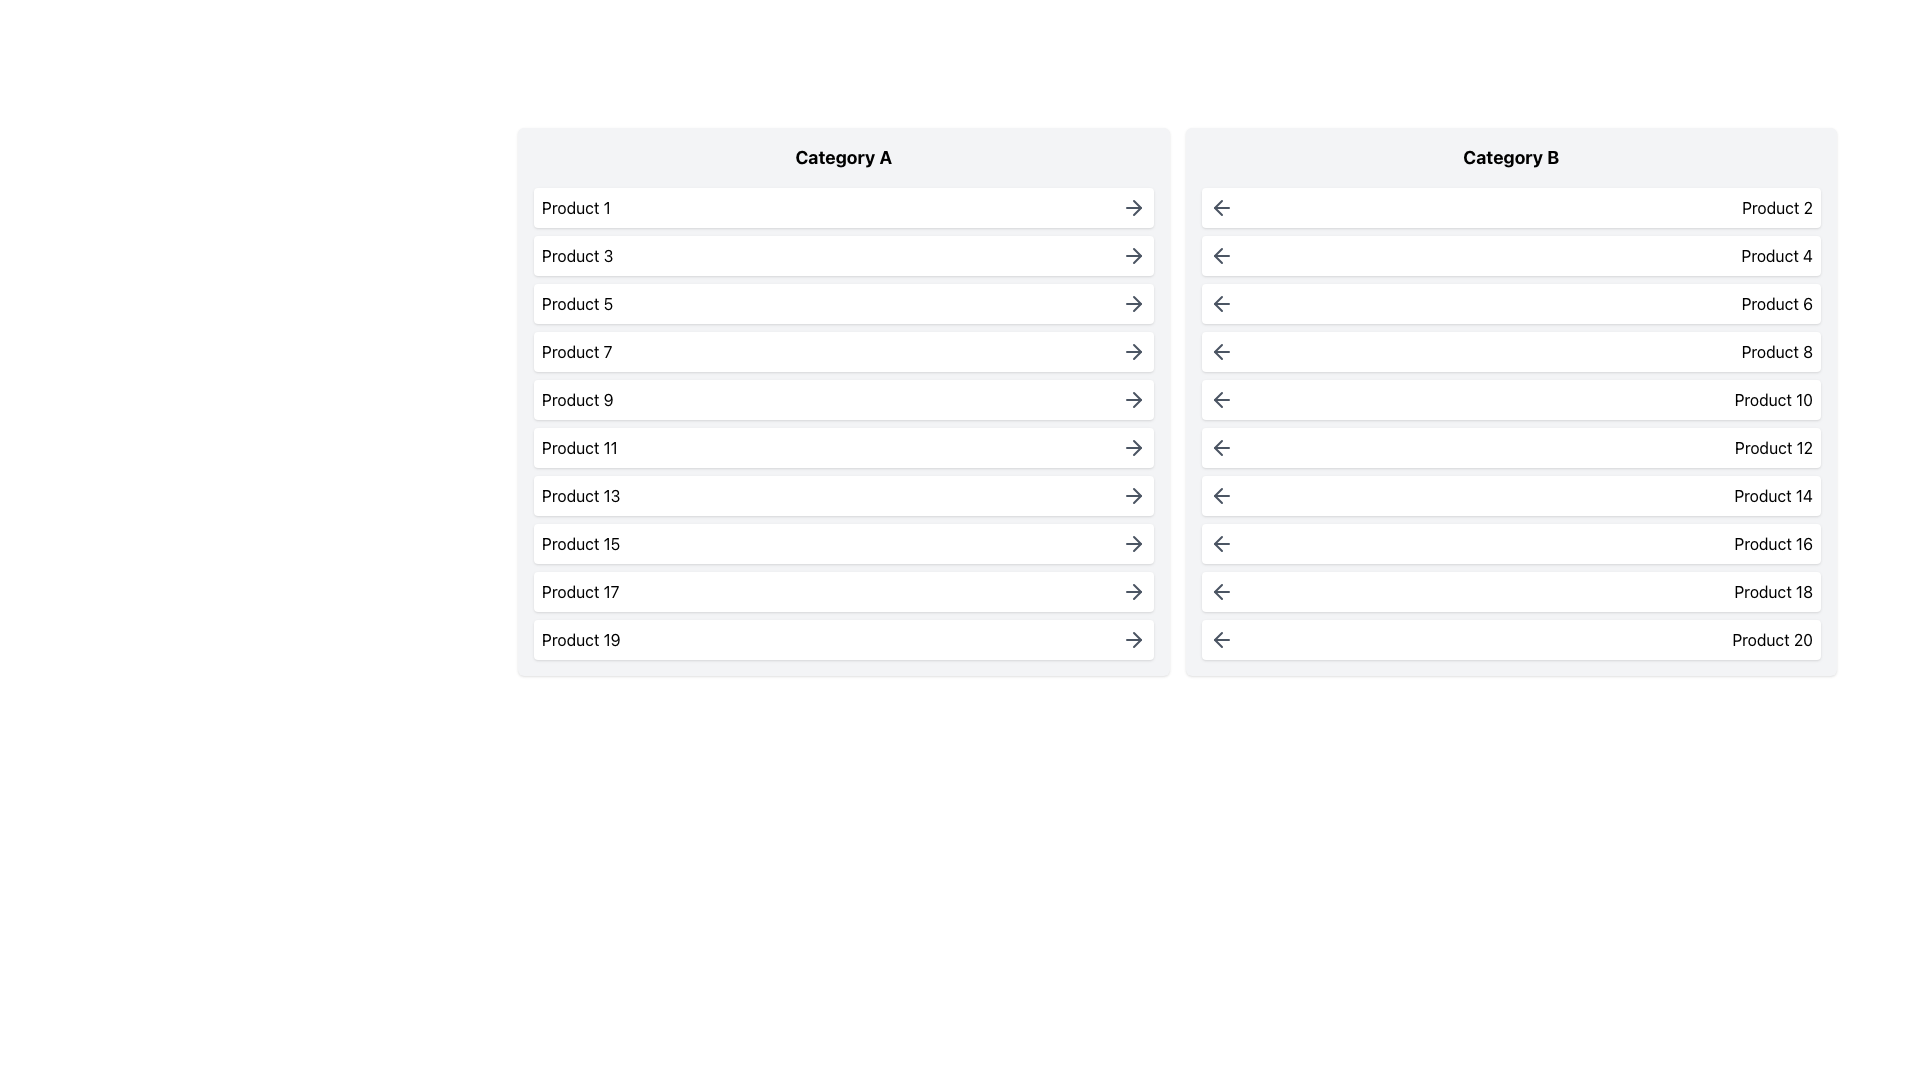 The width and height of the screenshot is (1920, 1080). Describe the element at coordinates (1777, 350) in the screenshot. I see `the text label displaying 'Product 8', which is the fourth item in the right column labeled 'Category B'` at that location.